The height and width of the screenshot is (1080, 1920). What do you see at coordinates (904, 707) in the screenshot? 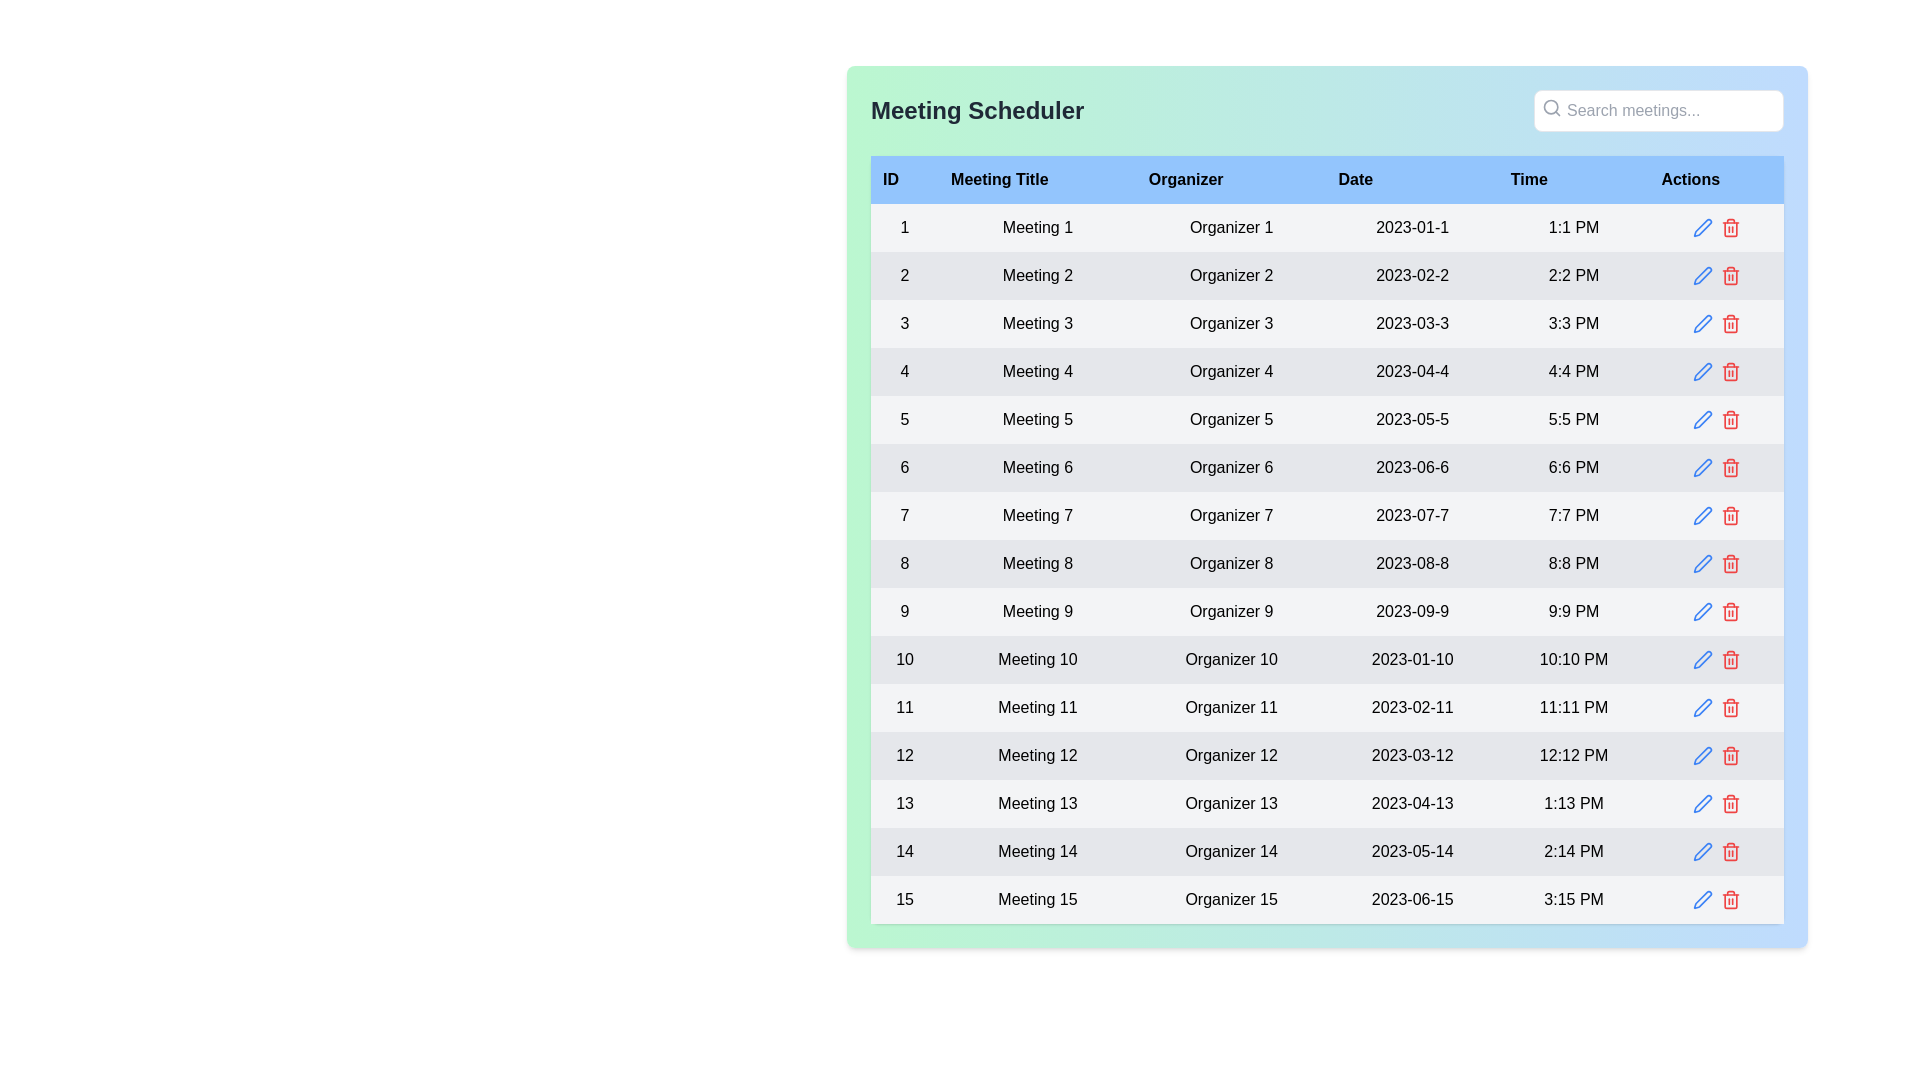
I see `the text label displaying the number '11' in the first column of the table, which is styled with centered black text on a light gray background` at bounding box center [904, 707].